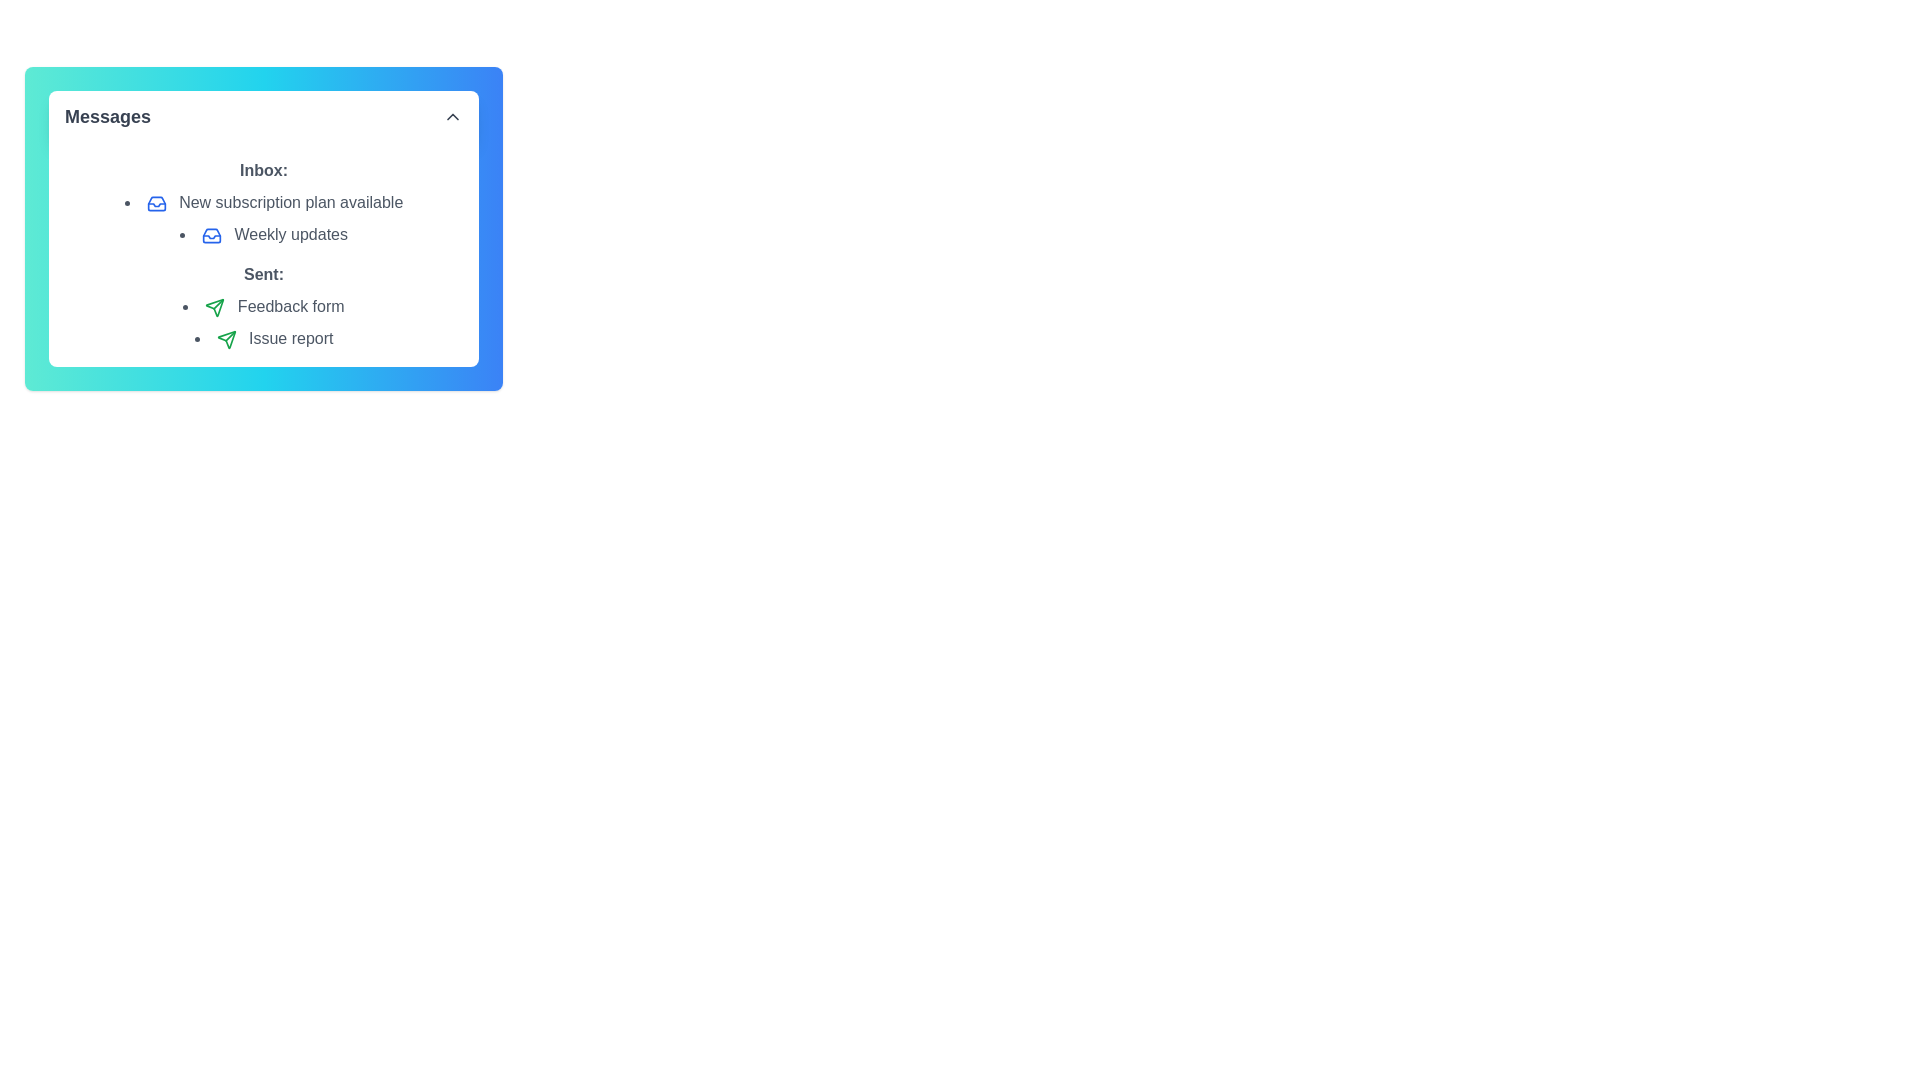 This screenshot has height=1080, width=1920. What do you see at coordinates (263, 203) in the screenshot?
I see `the text label reading 'New subscription plan available' to take action related to the subscription plan` at bounding box center [263, 203].